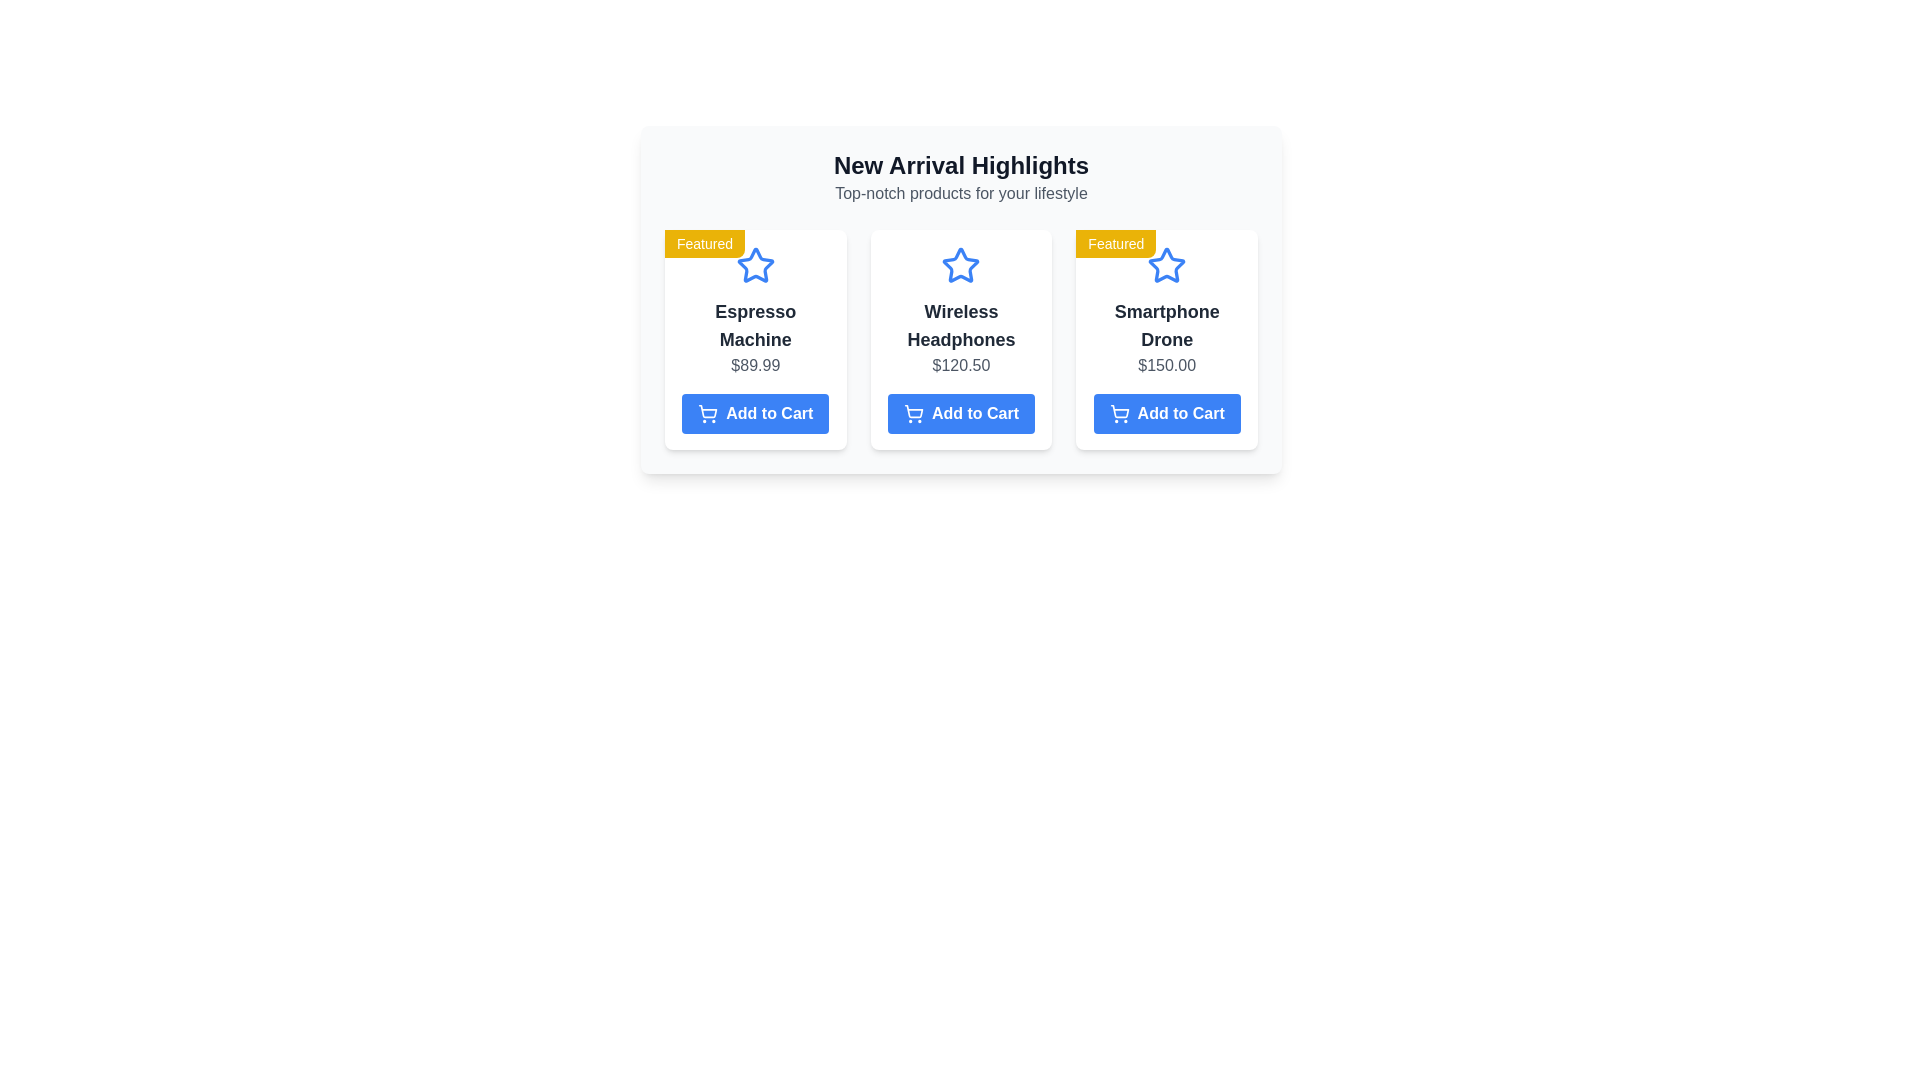 Image resolution: width=1920 pixels, height=1080 pixels. I want to click on the shopping cart icon located to the left of the 'Add to Cart' text button for the 'Smartphone Drone' product, so click(1118, 412).